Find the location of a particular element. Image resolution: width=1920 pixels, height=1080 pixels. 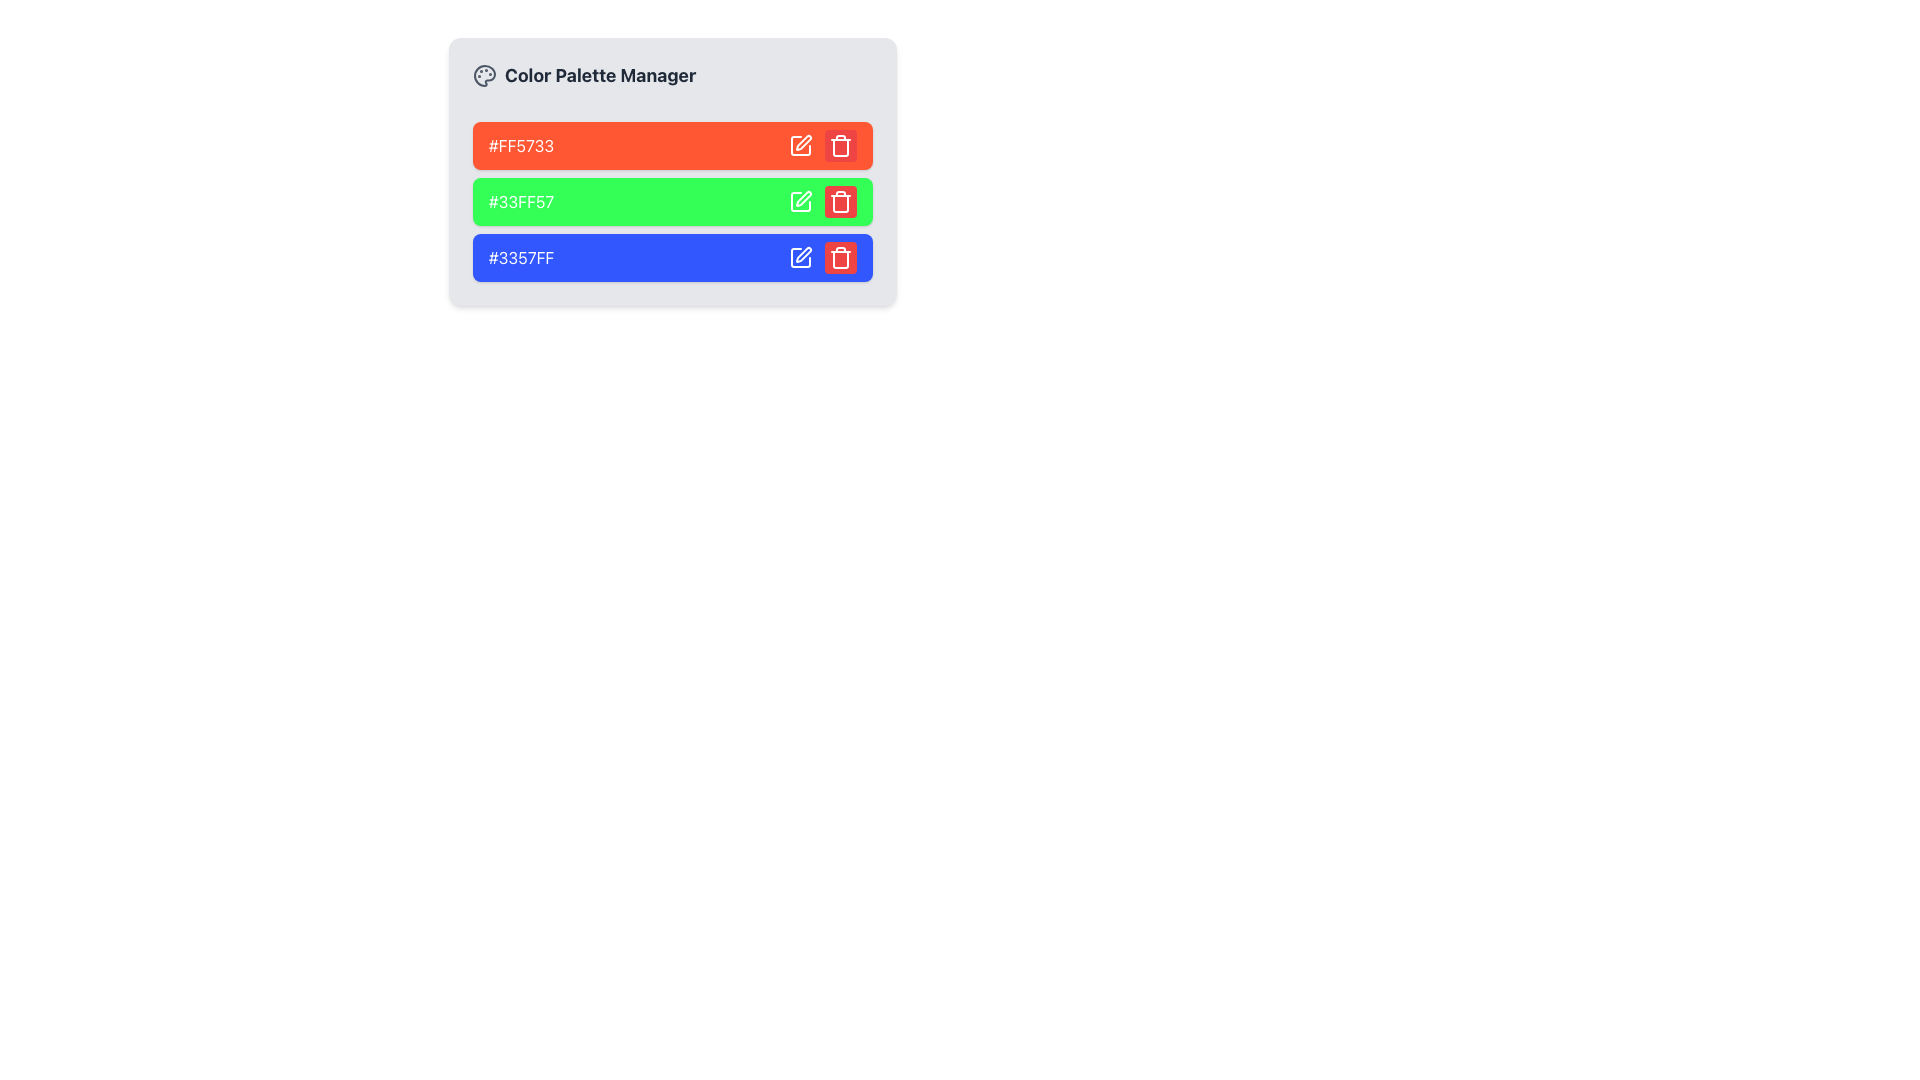

the edit button located to the right of the color label '#FF5733' in the Color Palette Manager to initiate color editing is located at coordinates (801, 145).